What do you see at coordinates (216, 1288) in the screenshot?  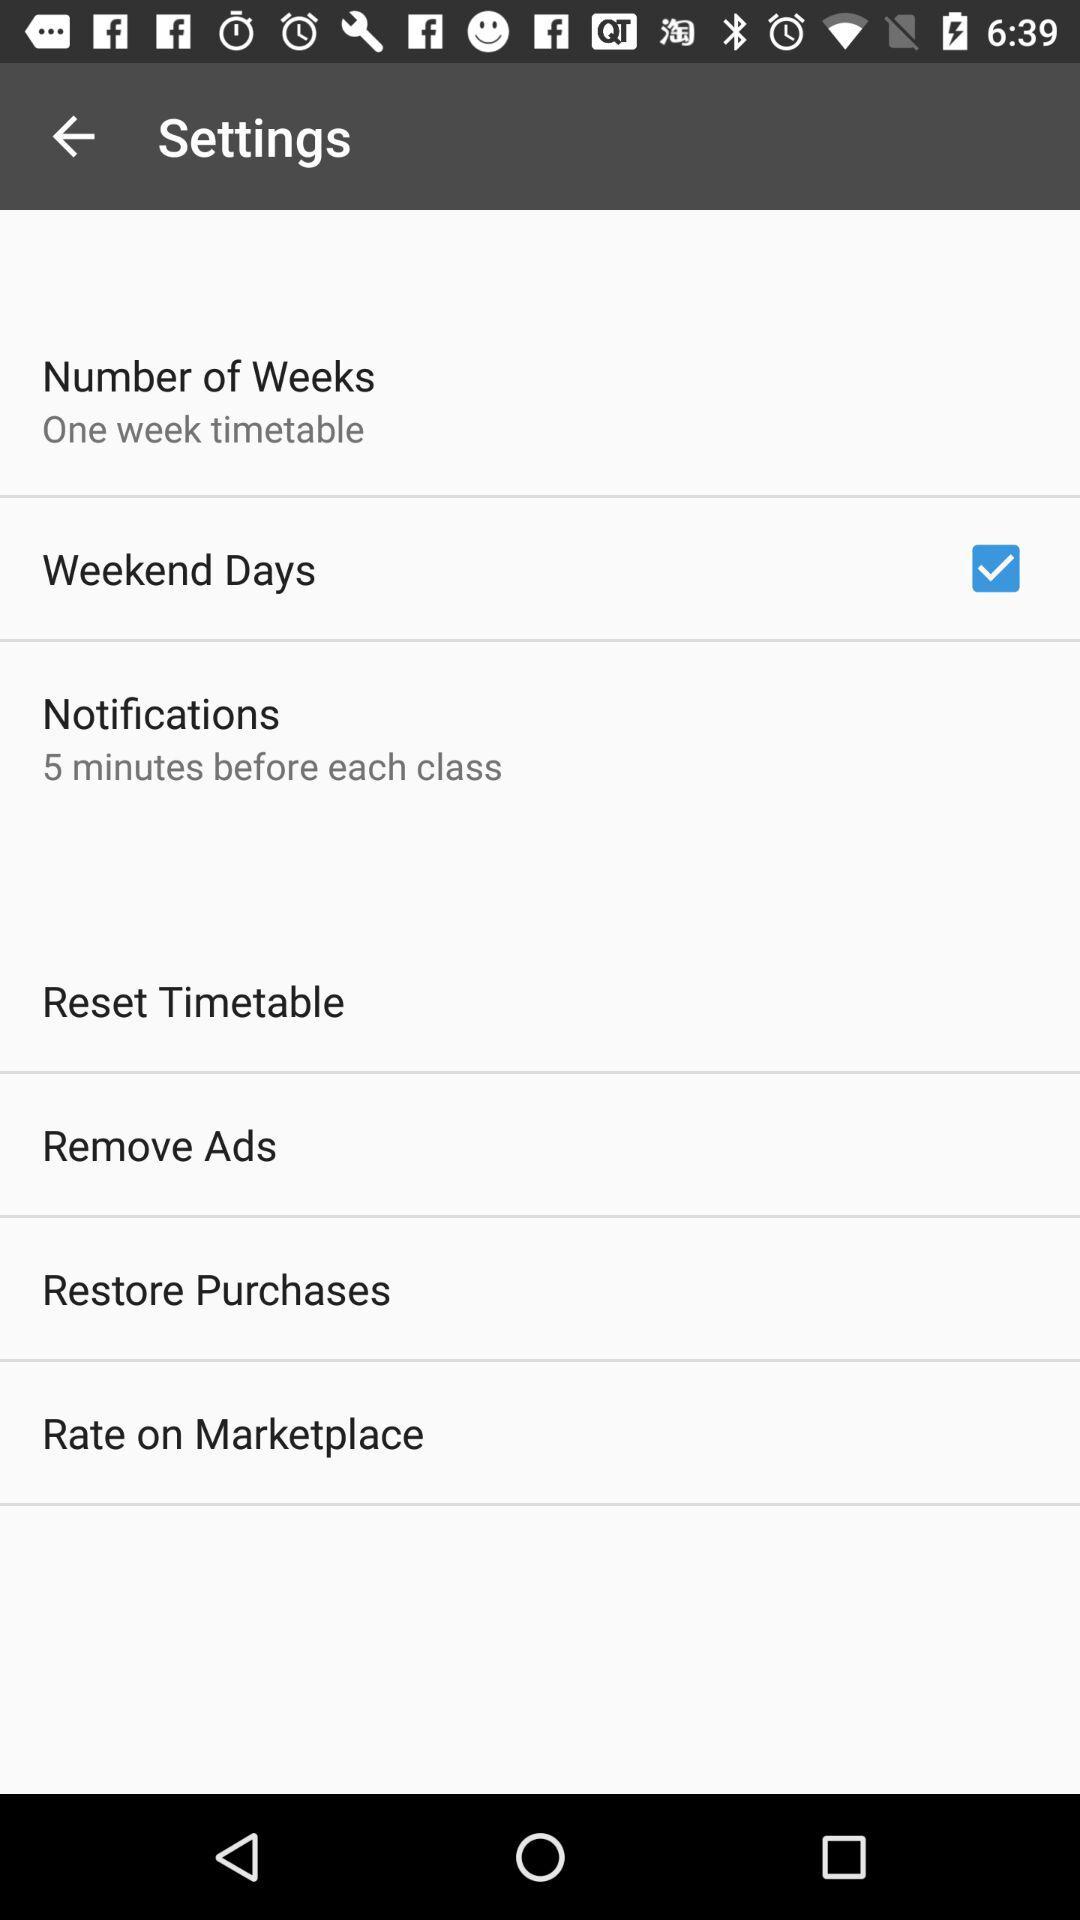 I see `item above the rate on marketplace app` at bounding box center [216, 1288].